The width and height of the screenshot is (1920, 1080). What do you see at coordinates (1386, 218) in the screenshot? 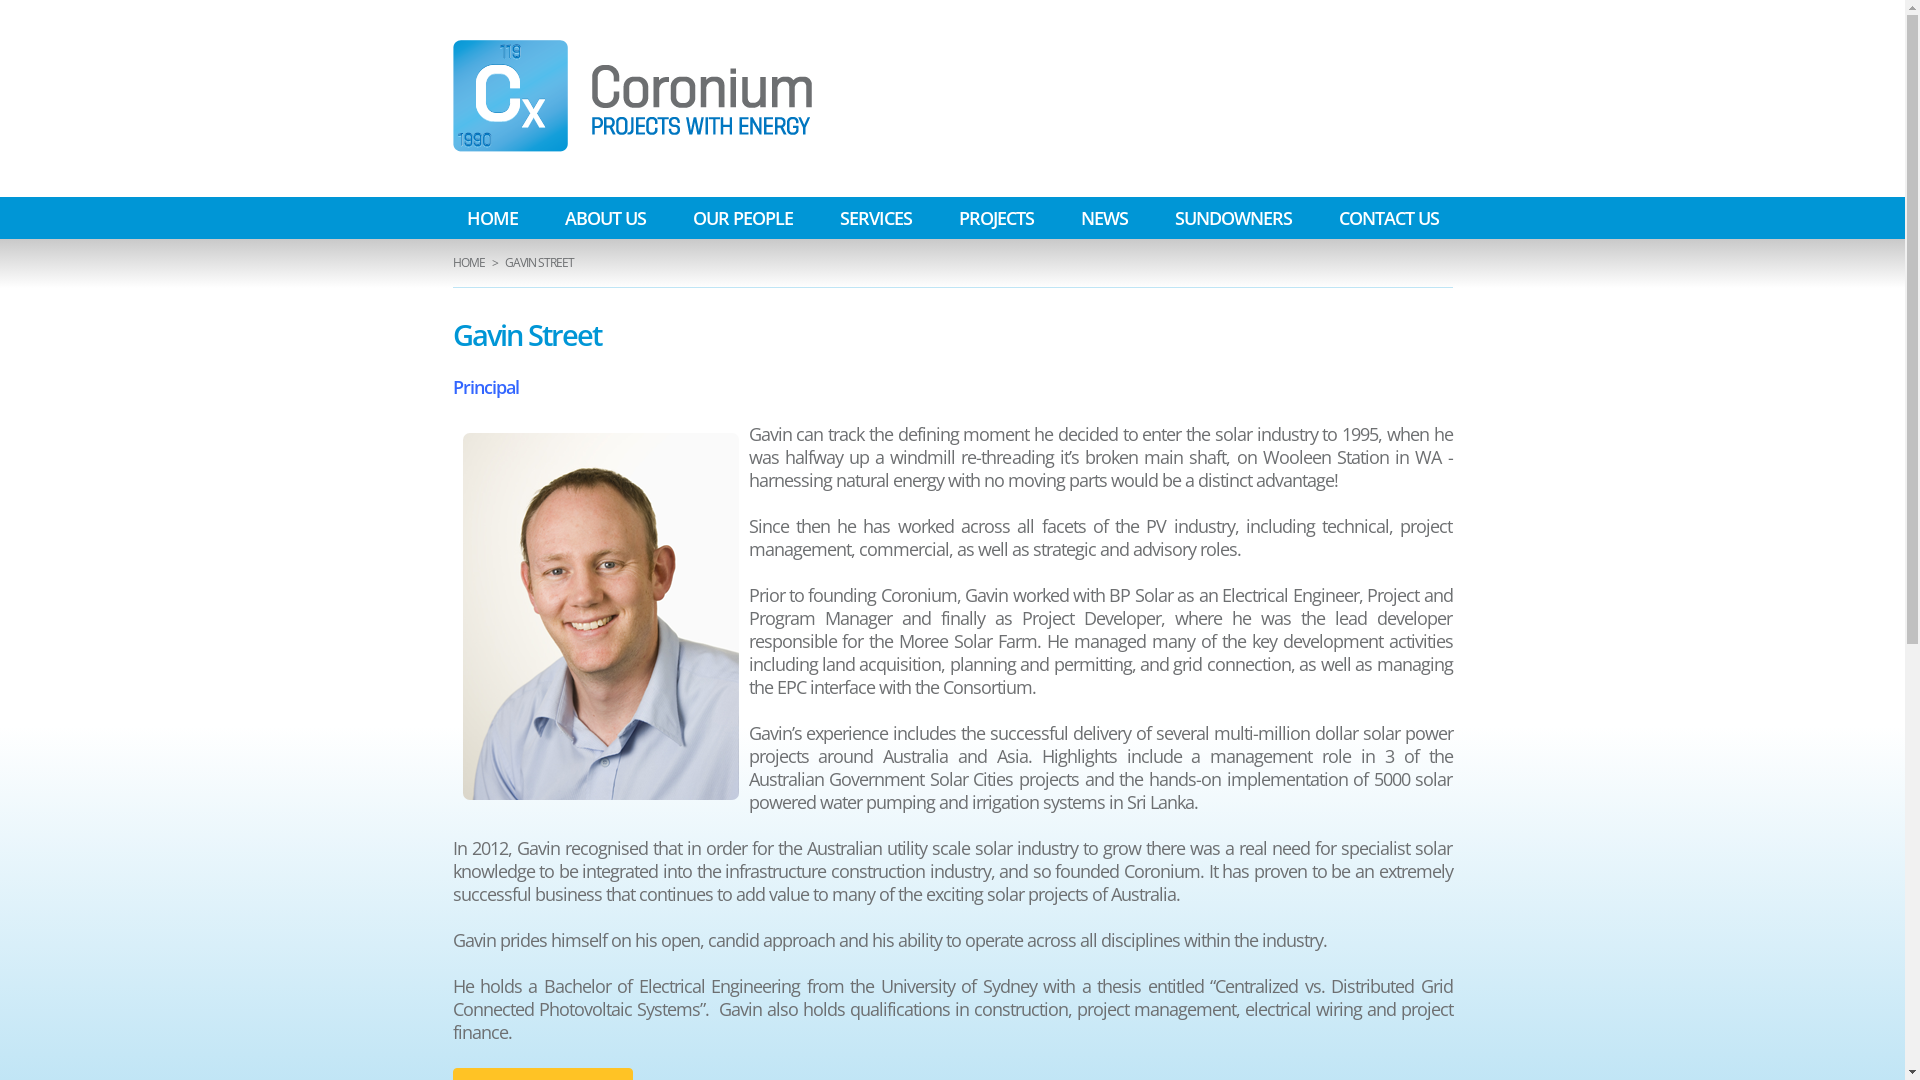
I see `'CONTACT US'` at bounding box center [1386, 218].